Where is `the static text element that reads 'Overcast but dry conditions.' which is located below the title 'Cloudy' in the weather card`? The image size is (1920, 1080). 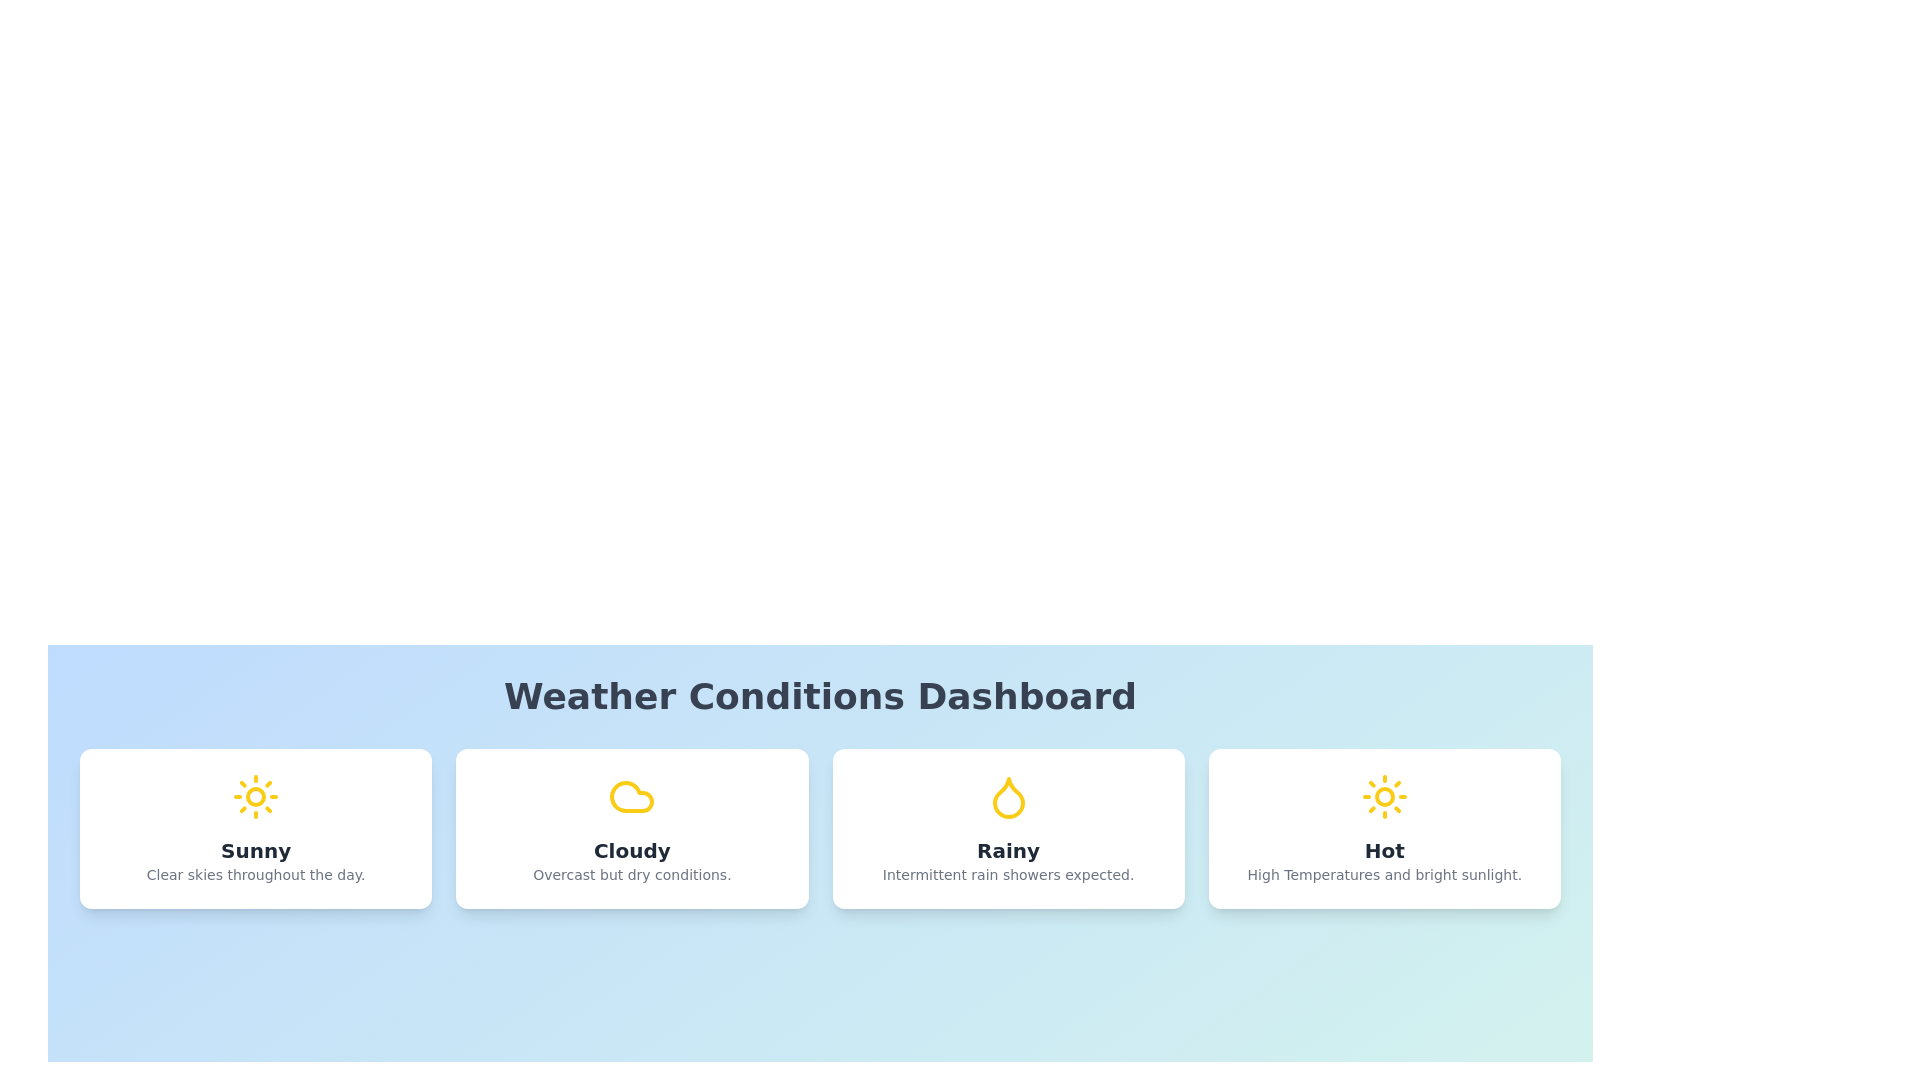 the static text element that reads 'Overcast but dry conditions.' which is located below the title 'Cloudy' in the weather card is located at coordinates (631, 874).